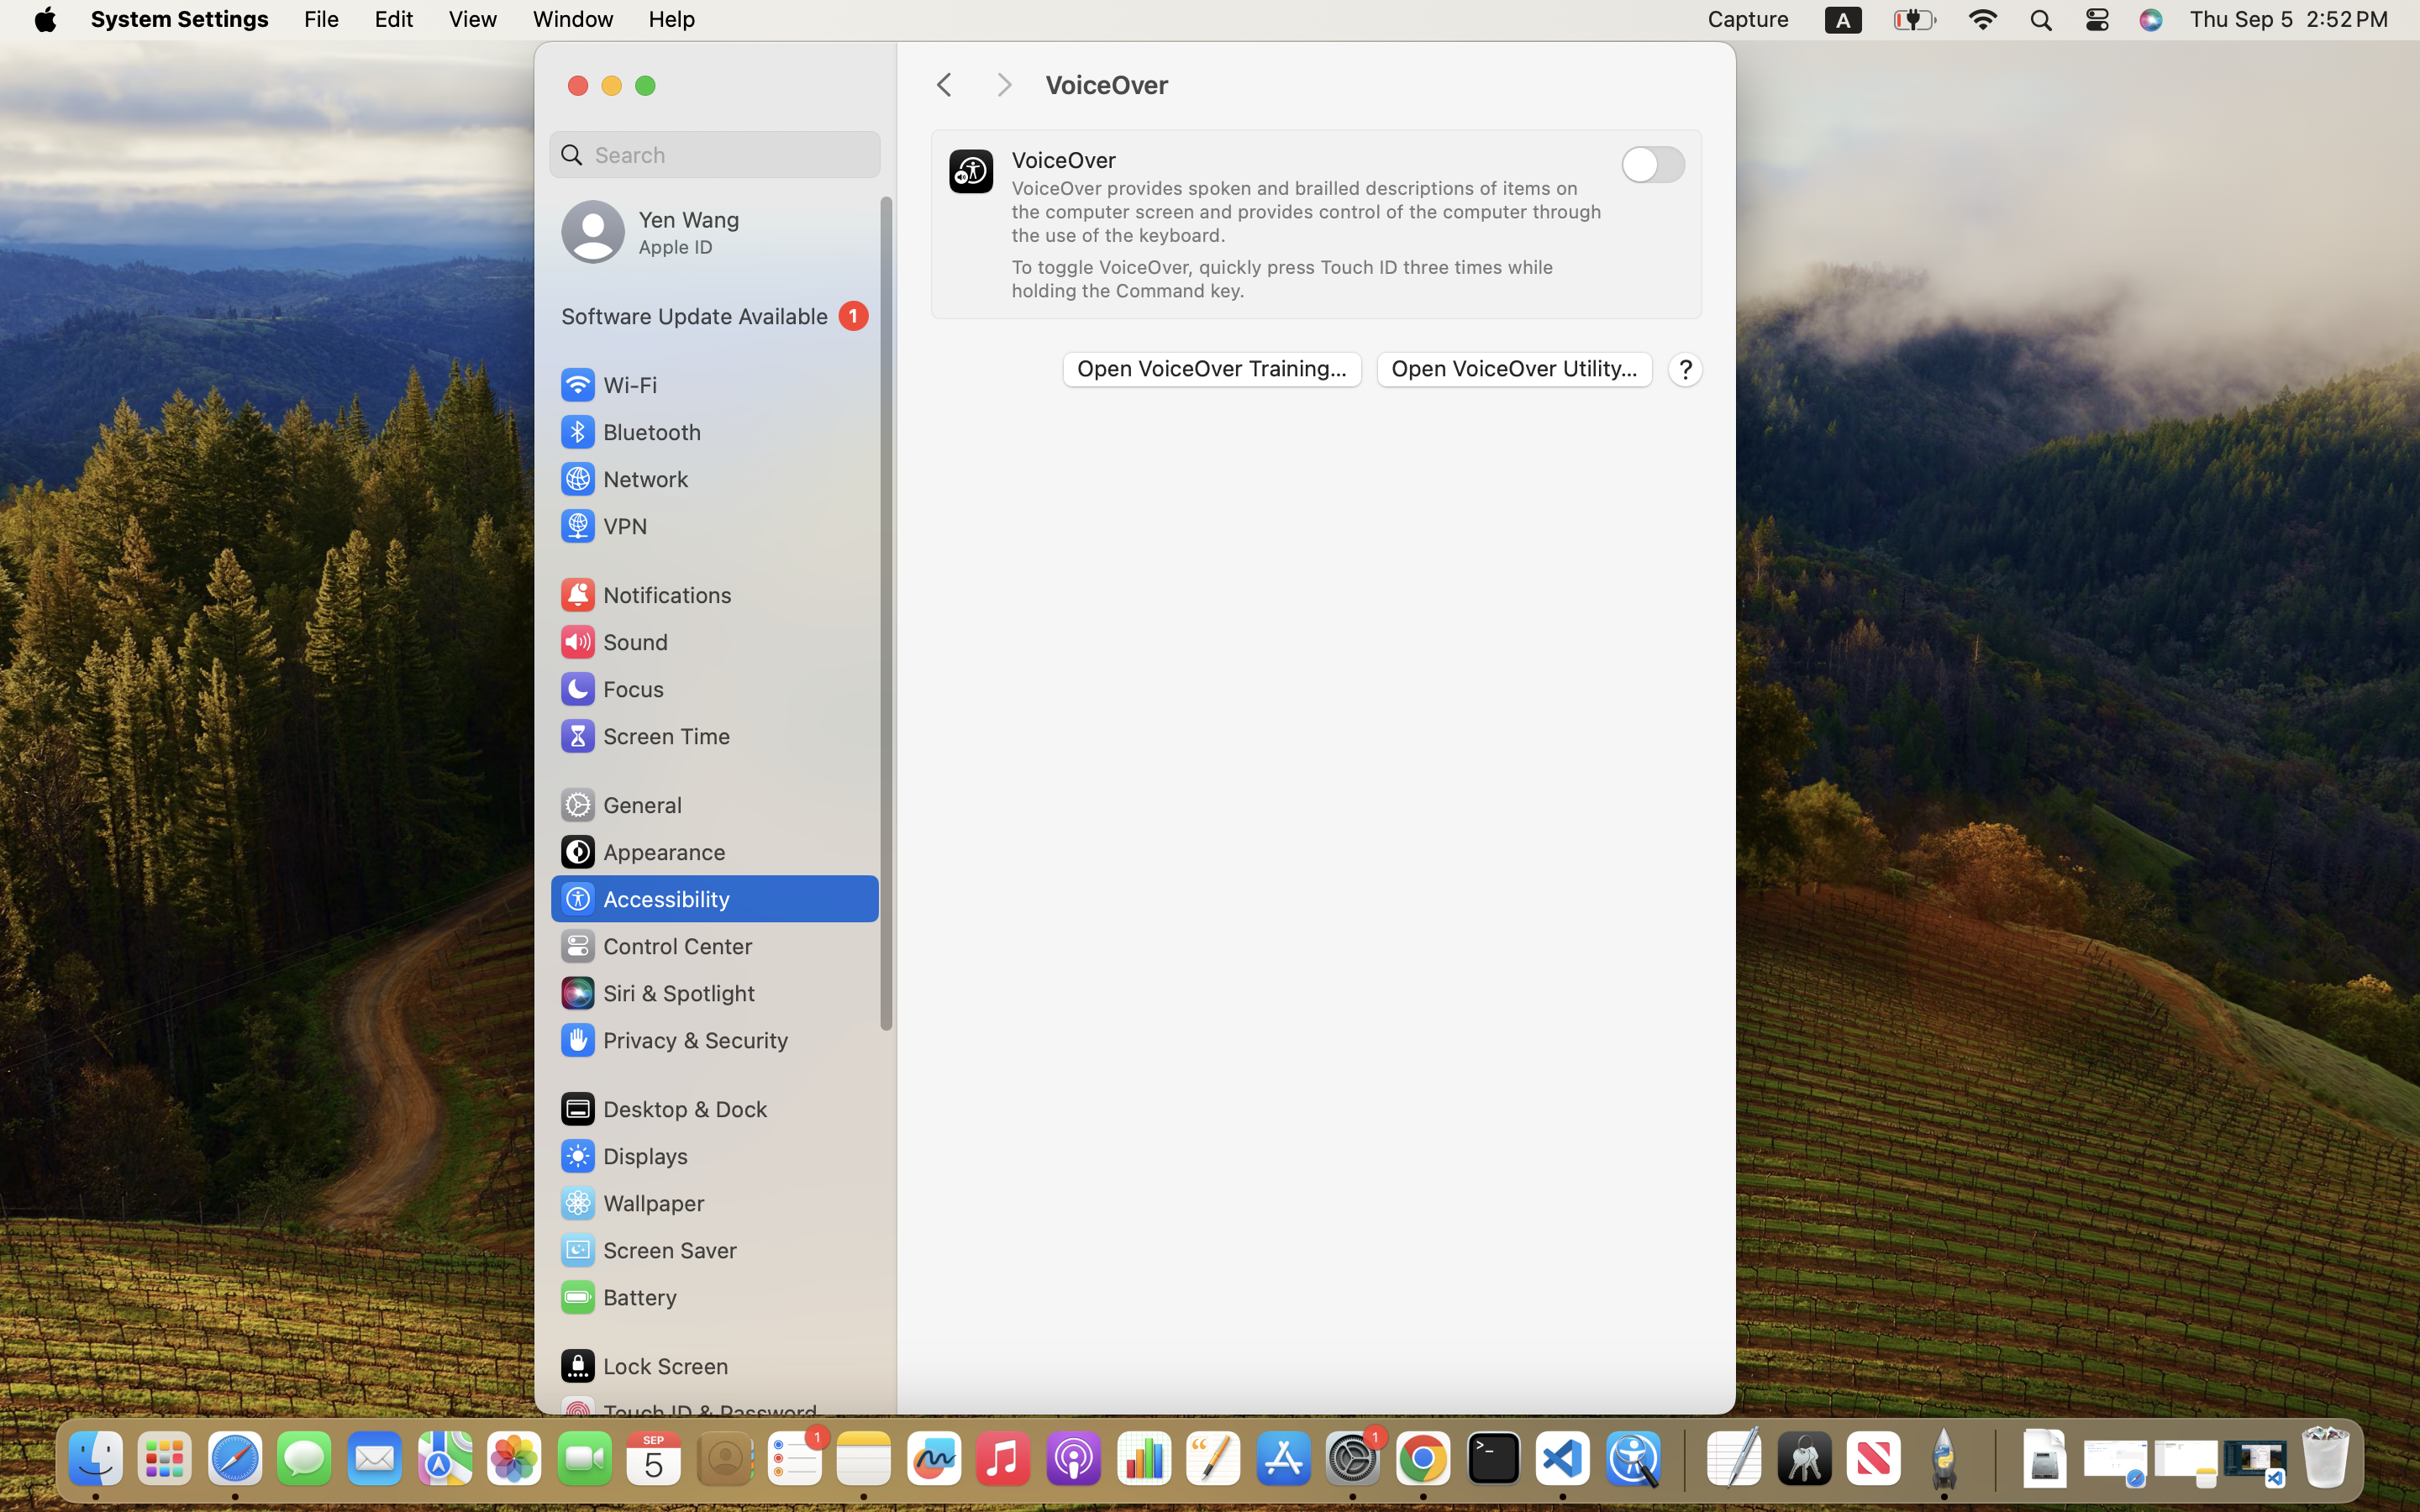  What do you see at coordinates (650, 230) in the screenshot?
I see `'Yen Wang, Apple ID'` at bounding box center [650, 230].